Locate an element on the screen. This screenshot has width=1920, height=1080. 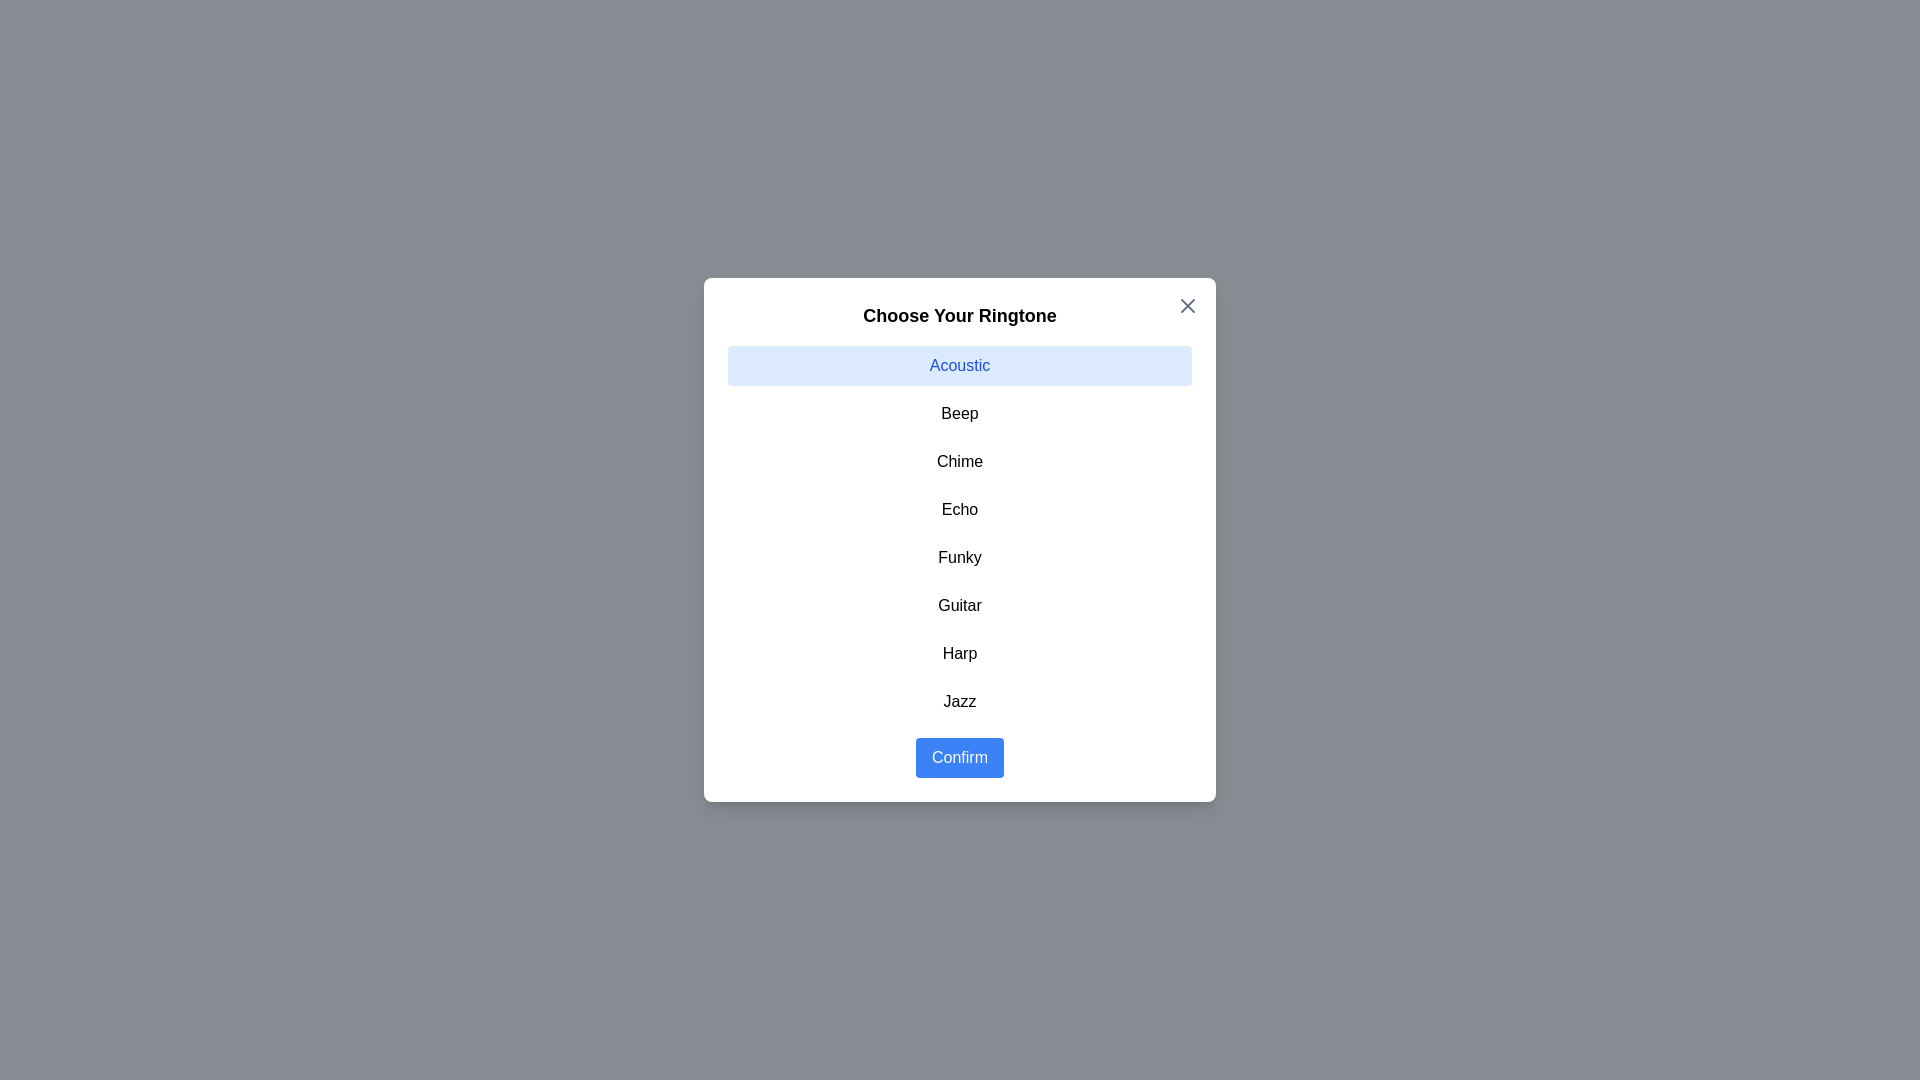
the ringtone Harp from the list is located at coordinates (960, 654).